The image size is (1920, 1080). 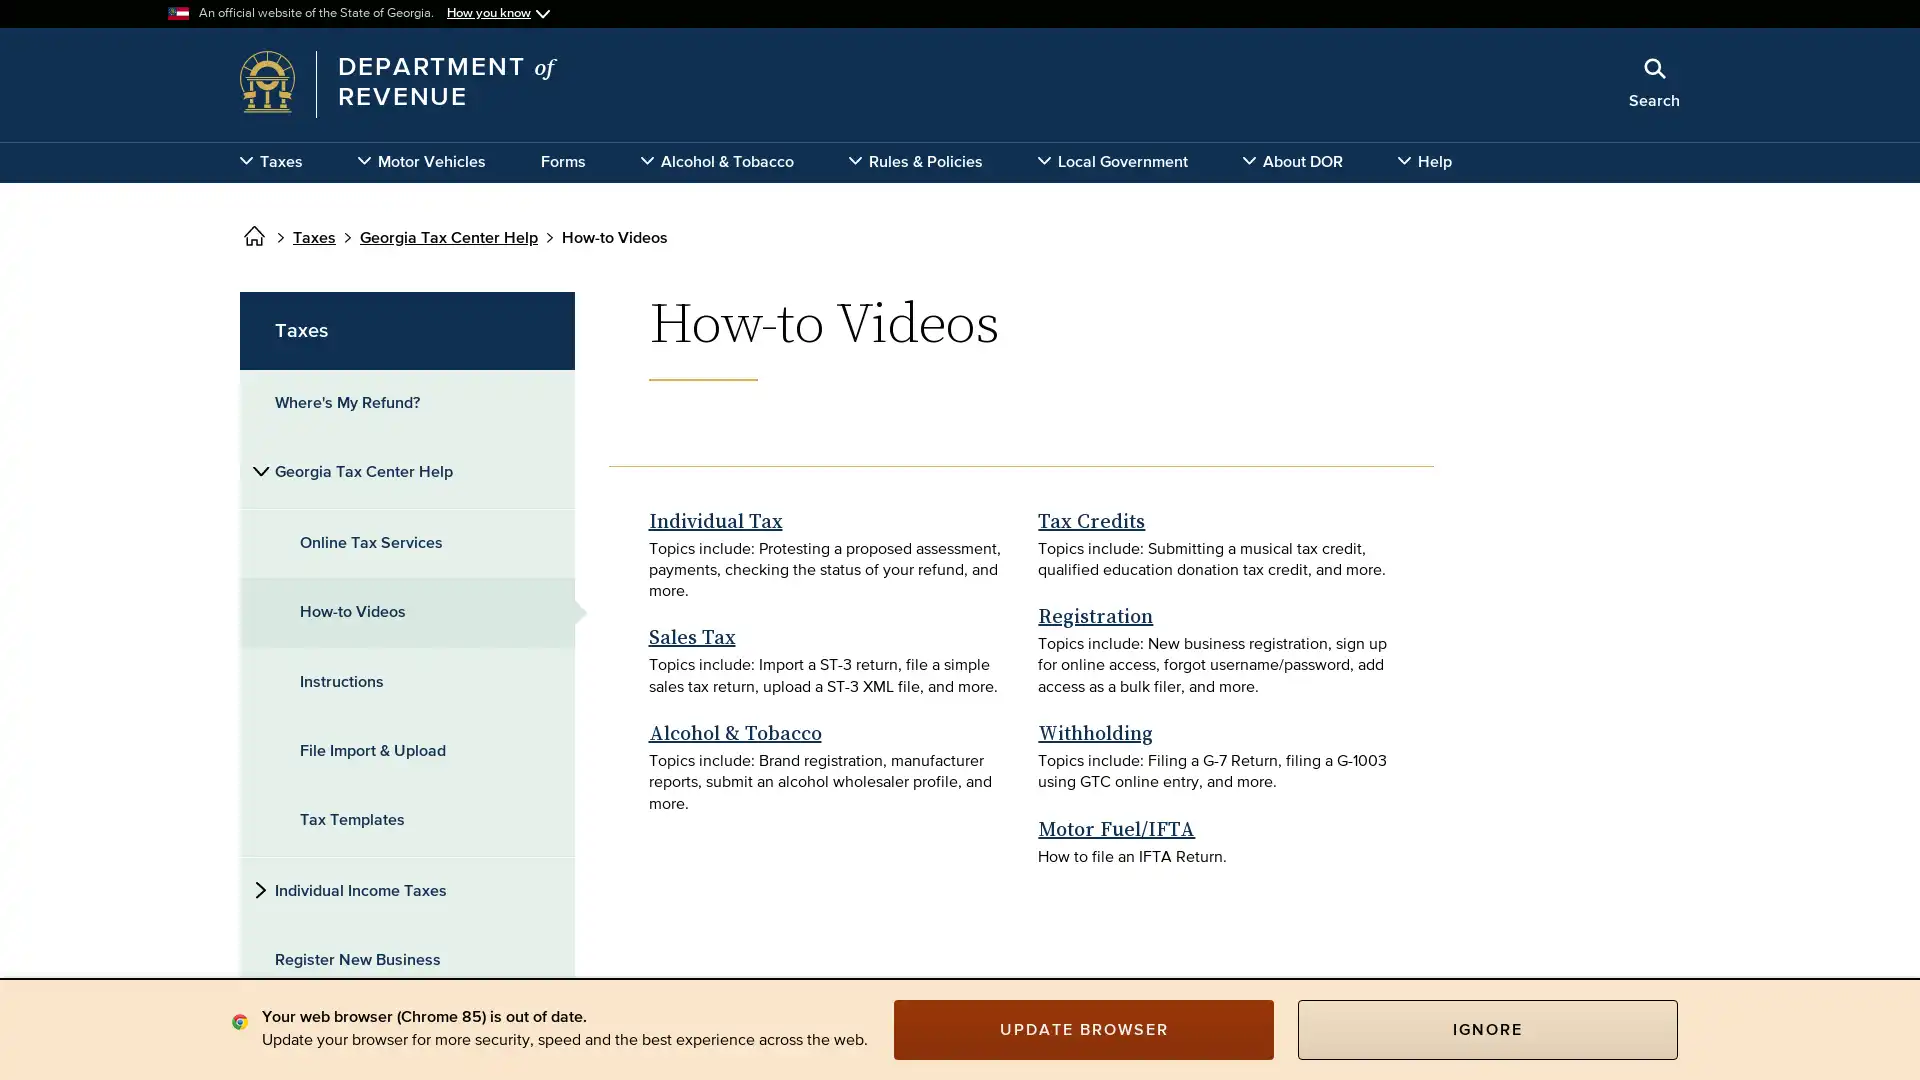 What do you see at coordinates (430, 326) in the screenshot?
I see `x` at bounding box center [430, 326].